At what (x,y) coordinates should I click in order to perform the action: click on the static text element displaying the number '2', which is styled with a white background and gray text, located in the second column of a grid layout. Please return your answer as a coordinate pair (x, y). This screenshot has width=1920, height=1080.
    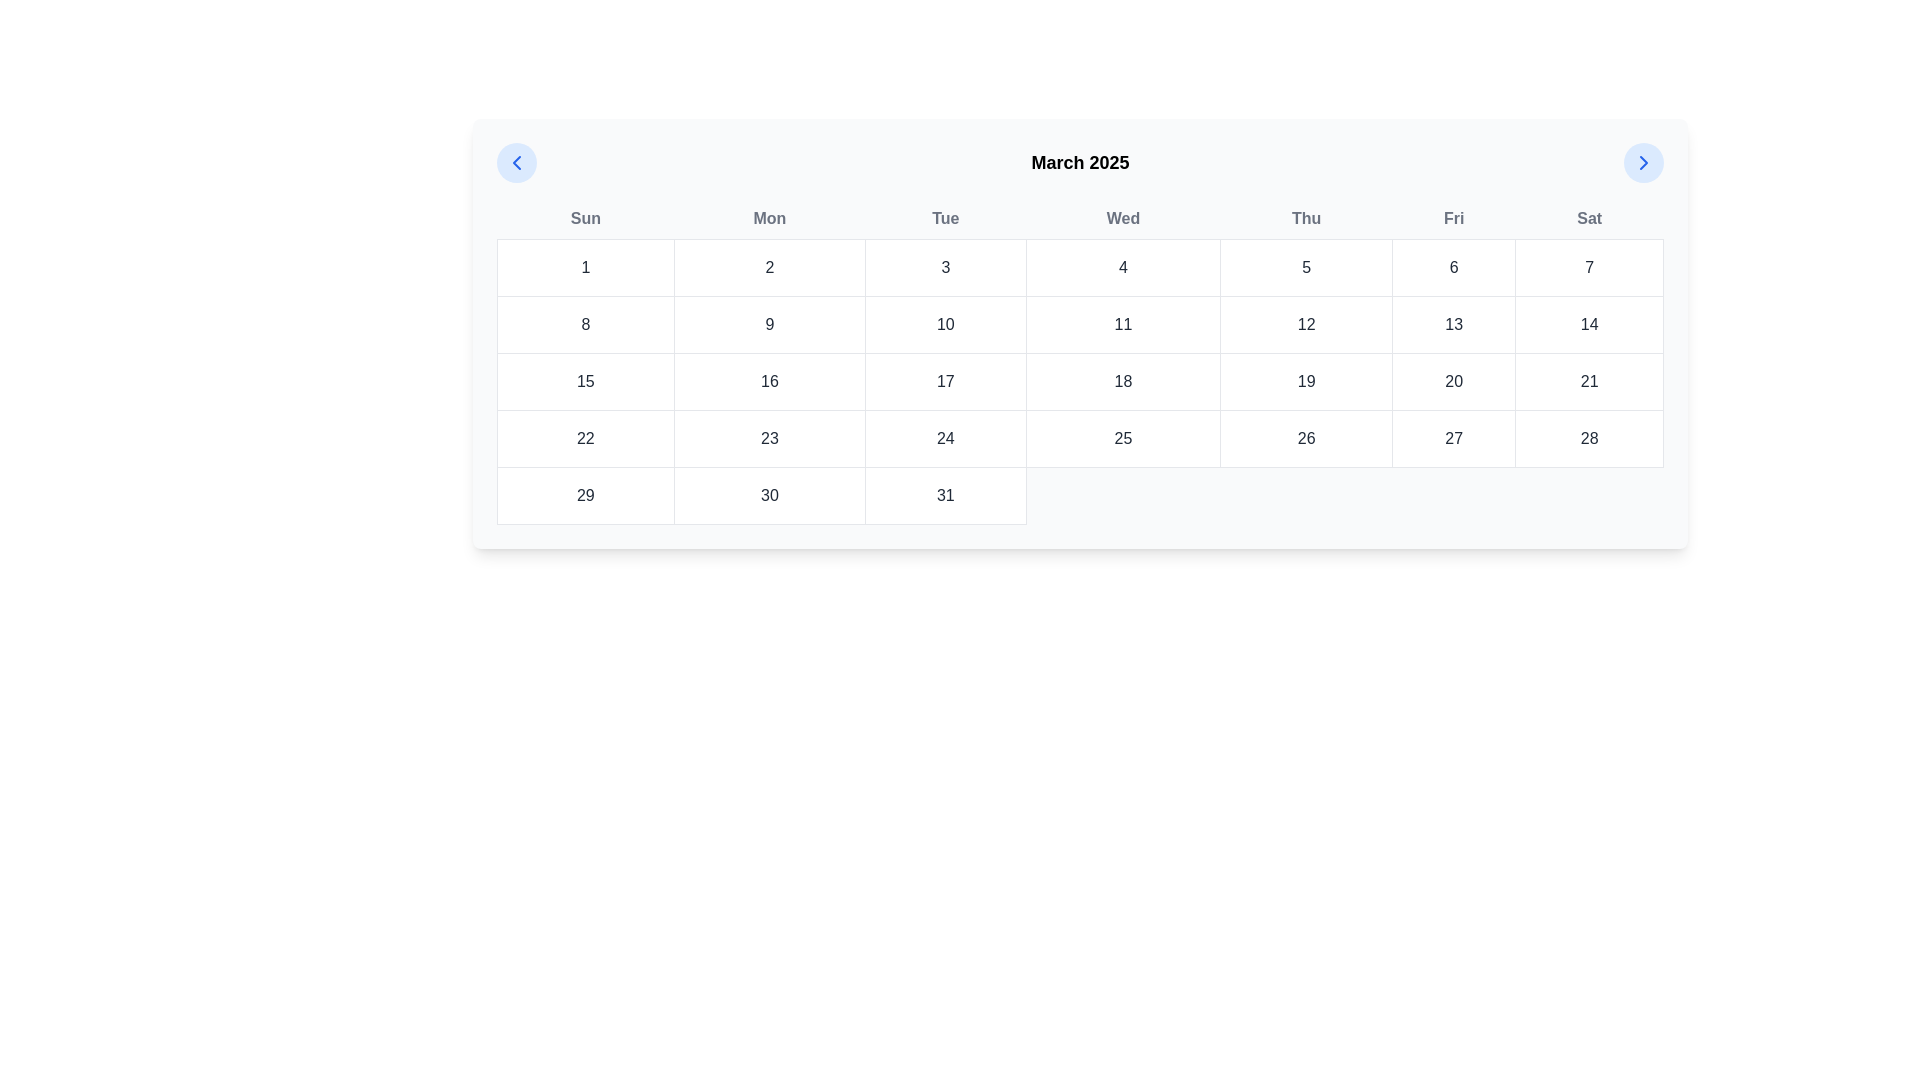
    Looking at the image, I should click on (768, 266).